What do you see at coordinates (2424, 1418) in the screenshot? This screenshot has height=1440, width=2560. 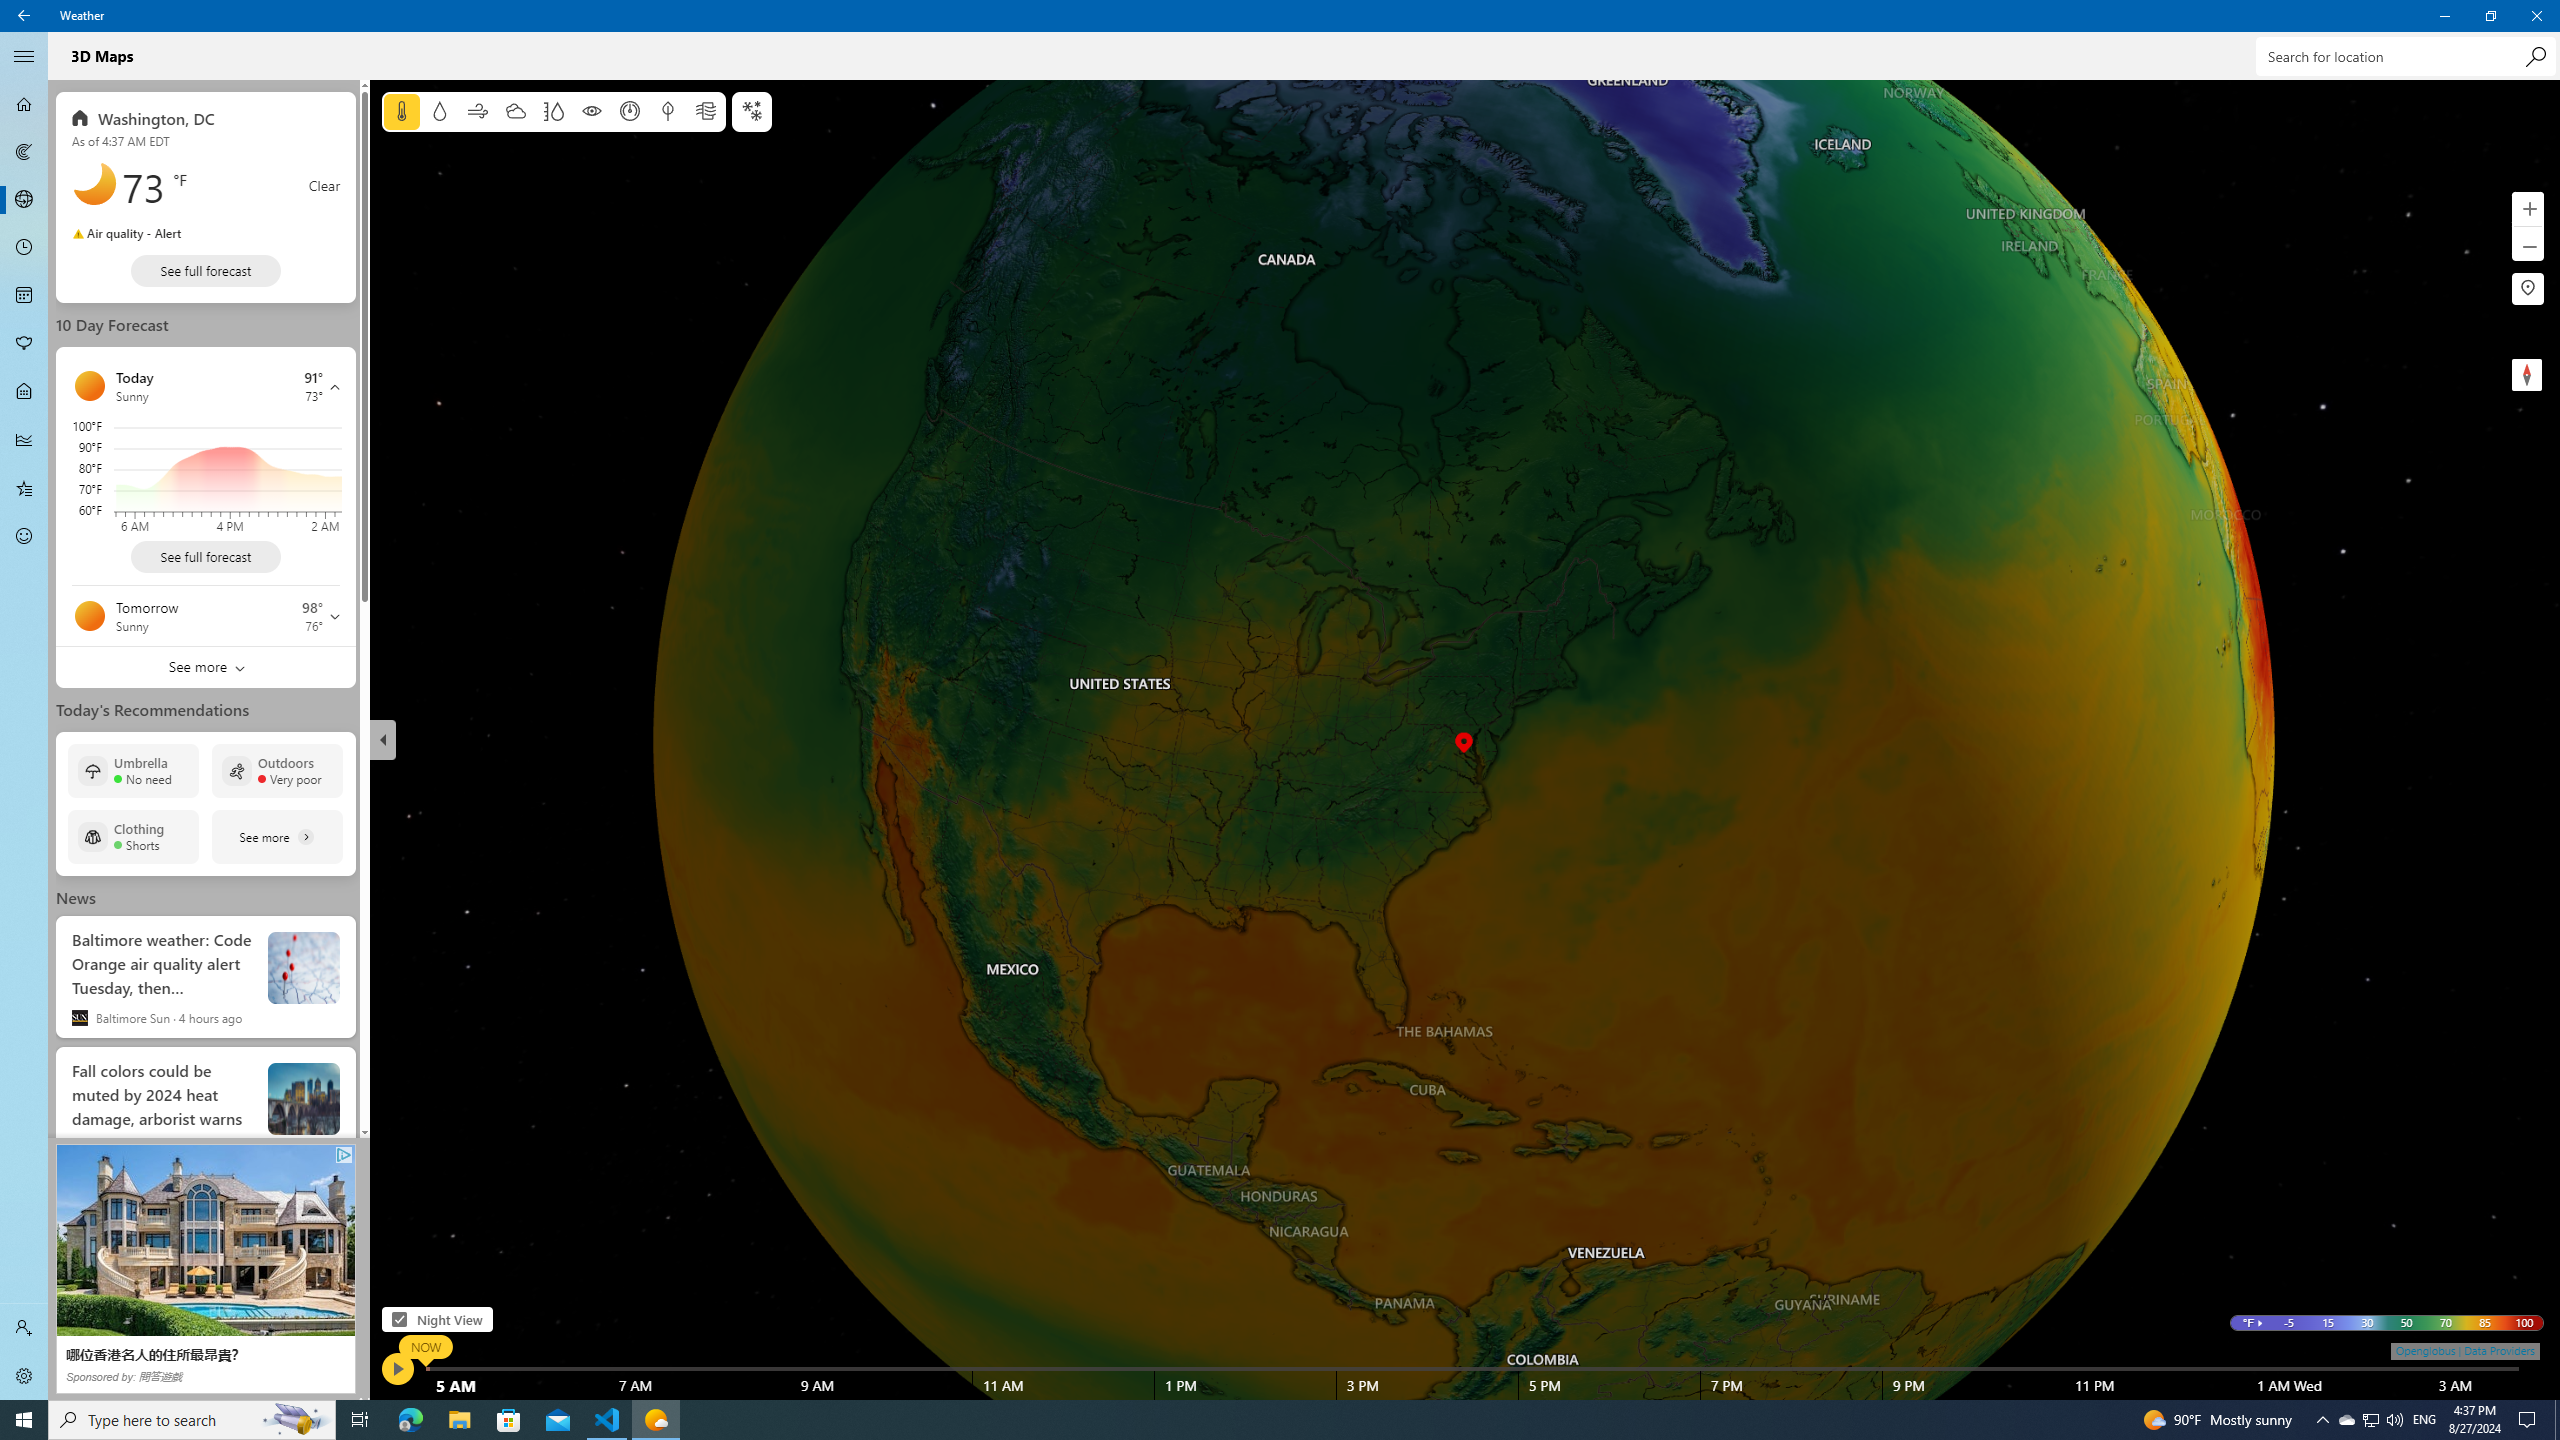 I see `'Tray Input Indicator - English (United States)'` at bounding box center [2424, 1418].